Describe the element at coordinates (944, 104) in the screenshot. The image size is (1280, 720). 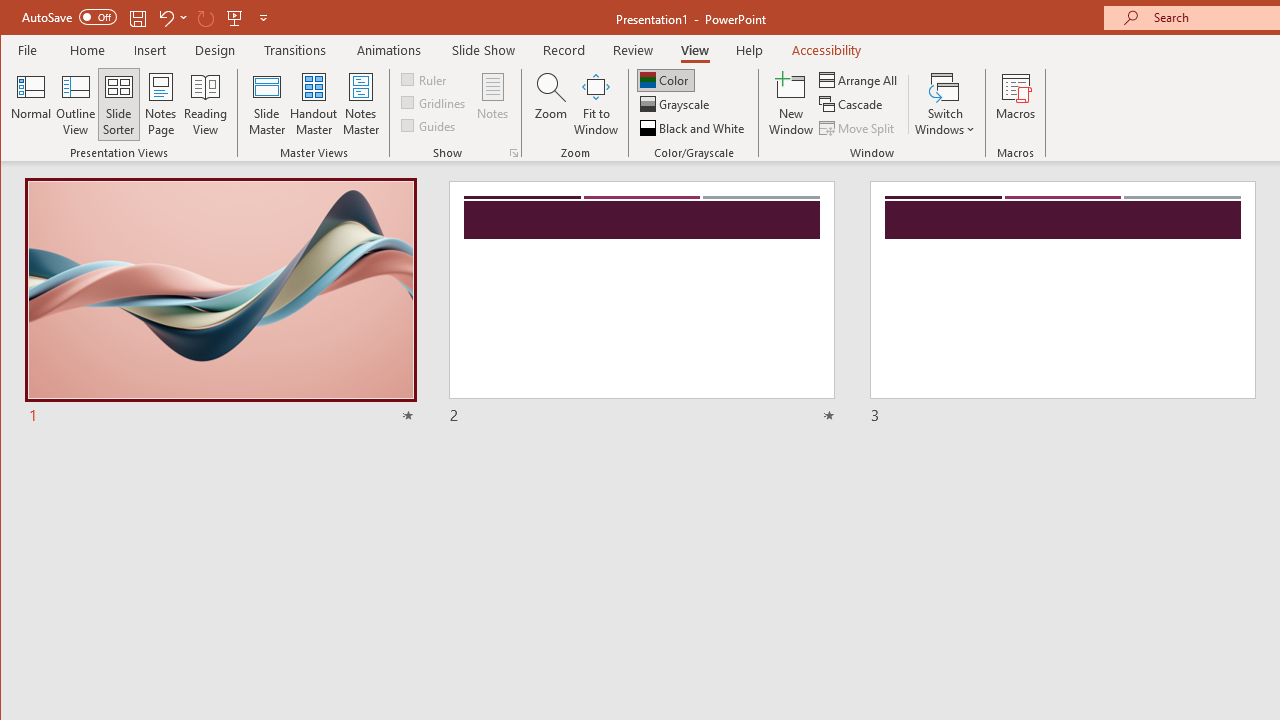
I see `'Switch Windows'` at that location.